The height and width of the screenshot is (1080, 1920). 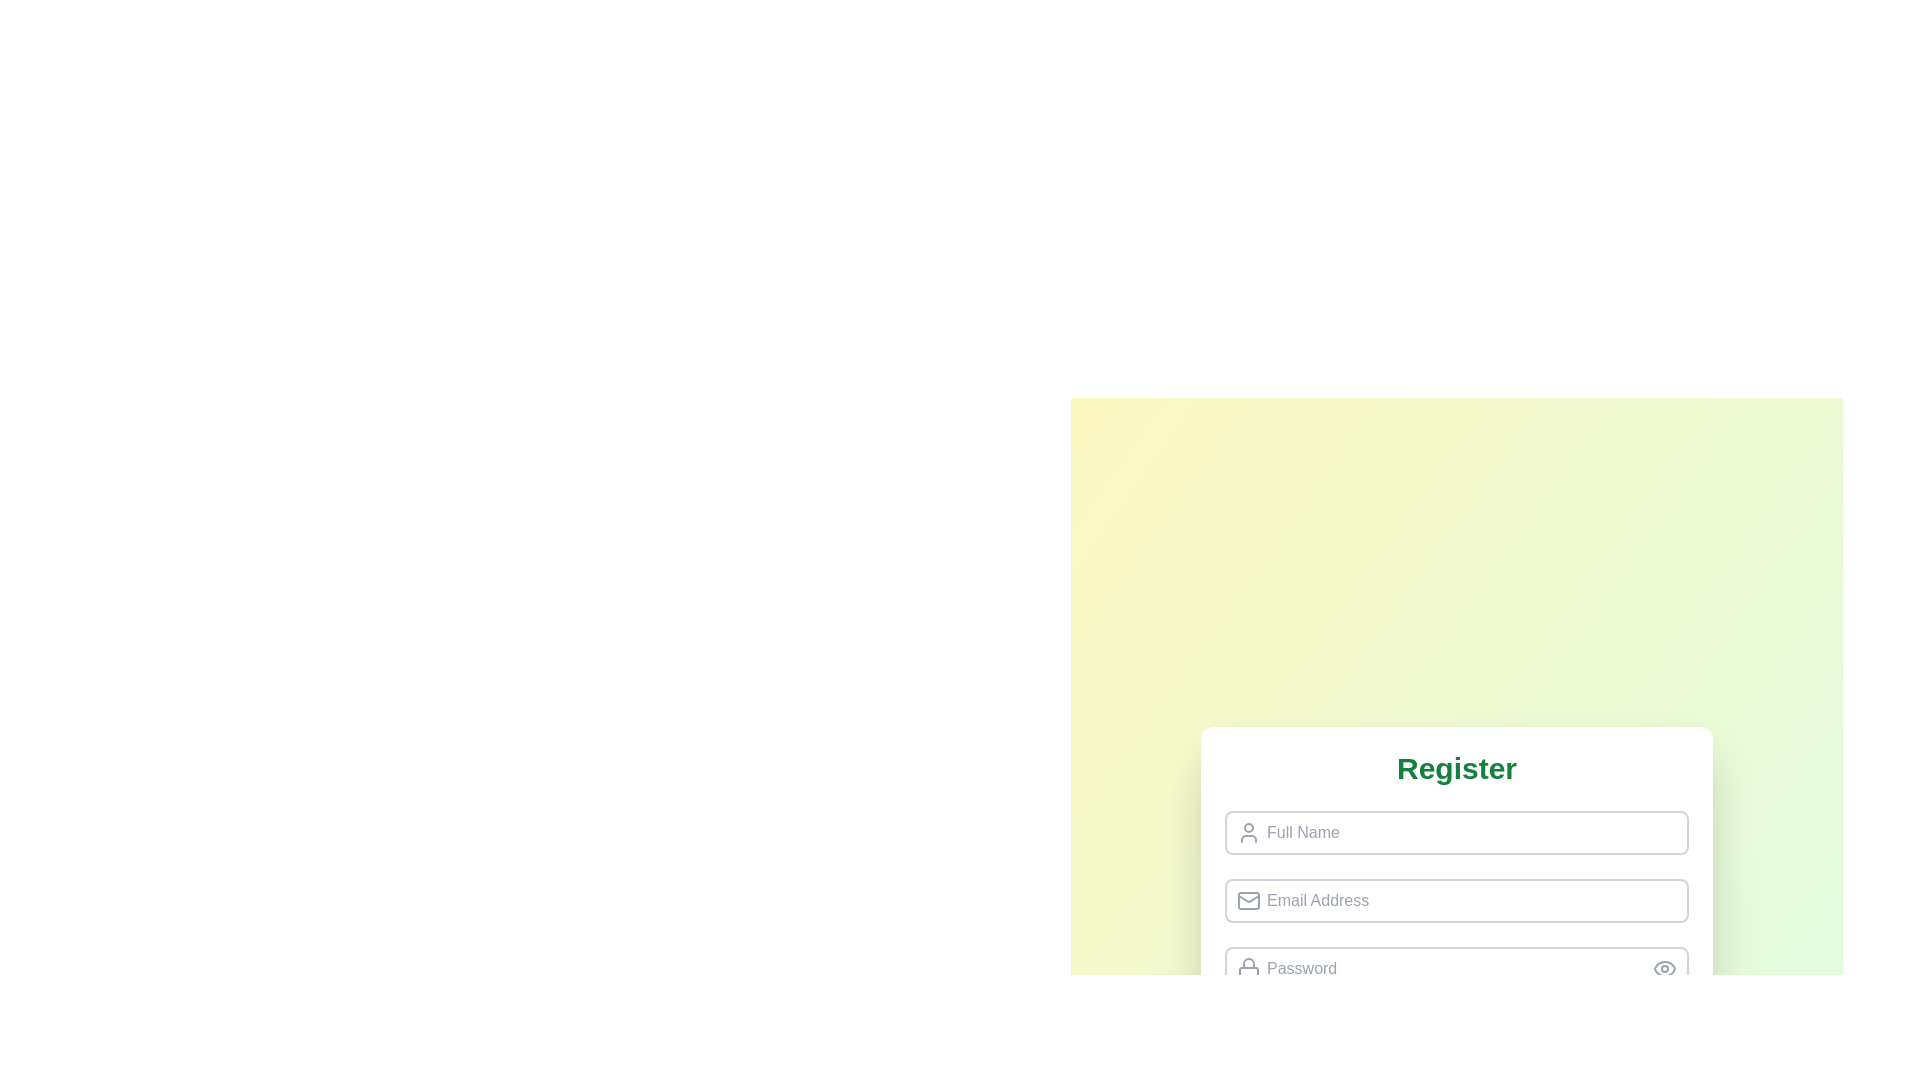 What do you see at coordinates (1247, 901) in the screenshot?
I see `the small mail icon, which is a minimalist outline design positioned to the left of the 'Email Address' input field` at bounding box center [1247, 901].